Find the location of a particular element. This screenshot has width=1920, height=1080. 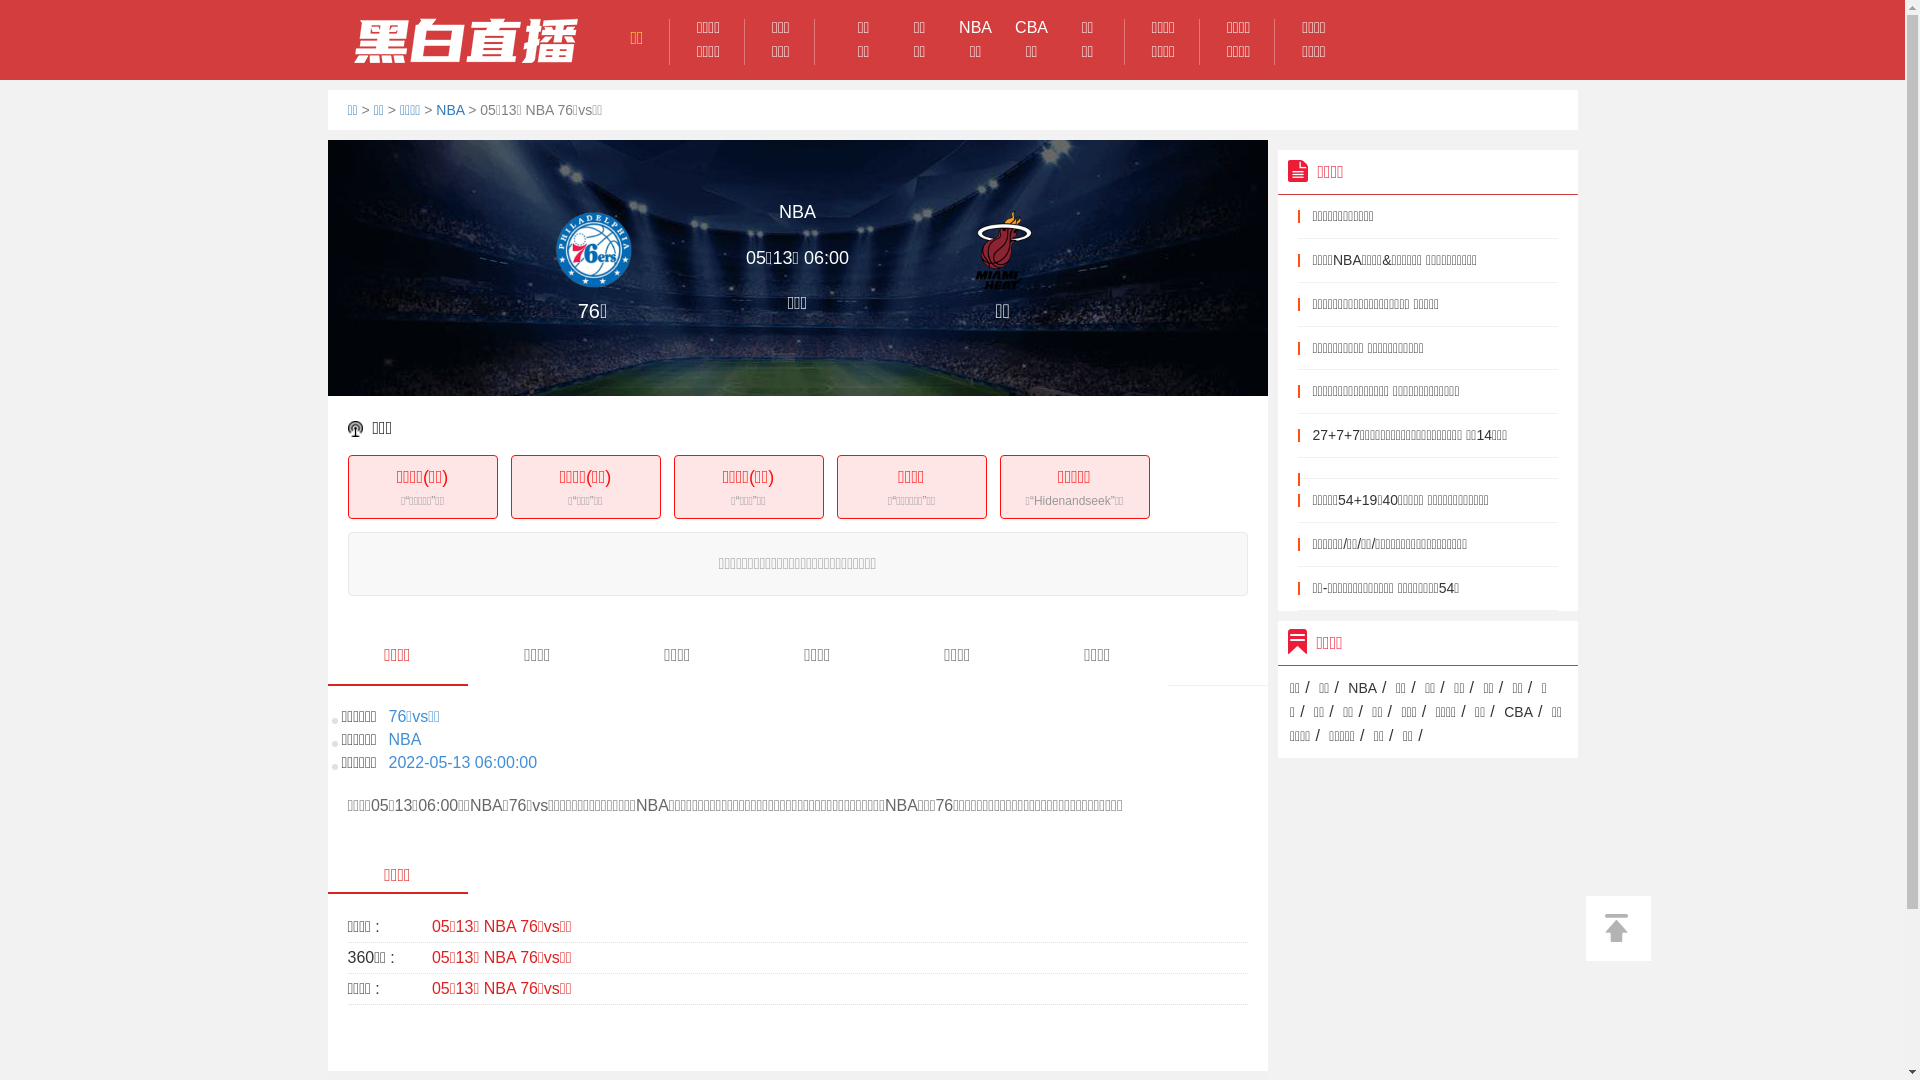

'NBA' is located at coordinates (975, 27).